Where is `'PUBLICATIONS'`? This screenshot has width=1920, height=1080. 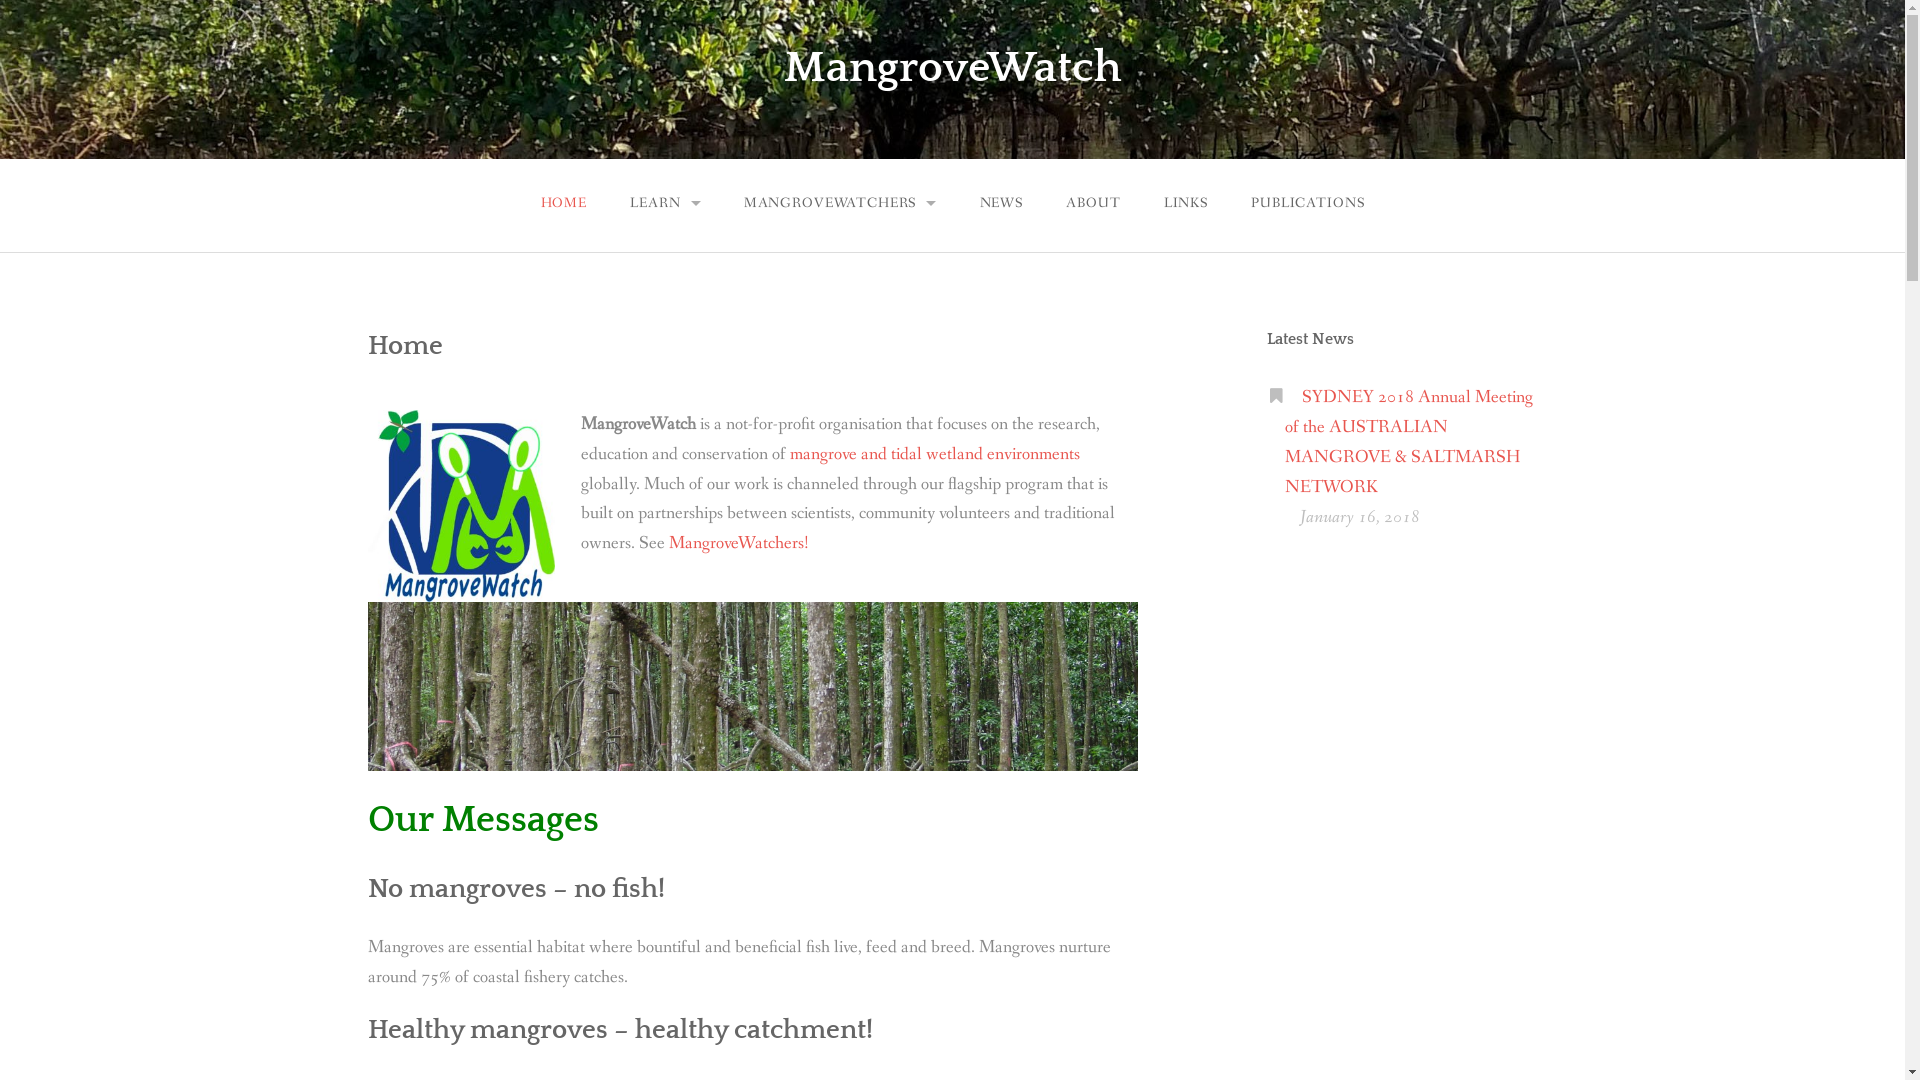 'PUBLICATIONS' is located at coordinates (1308, 203).